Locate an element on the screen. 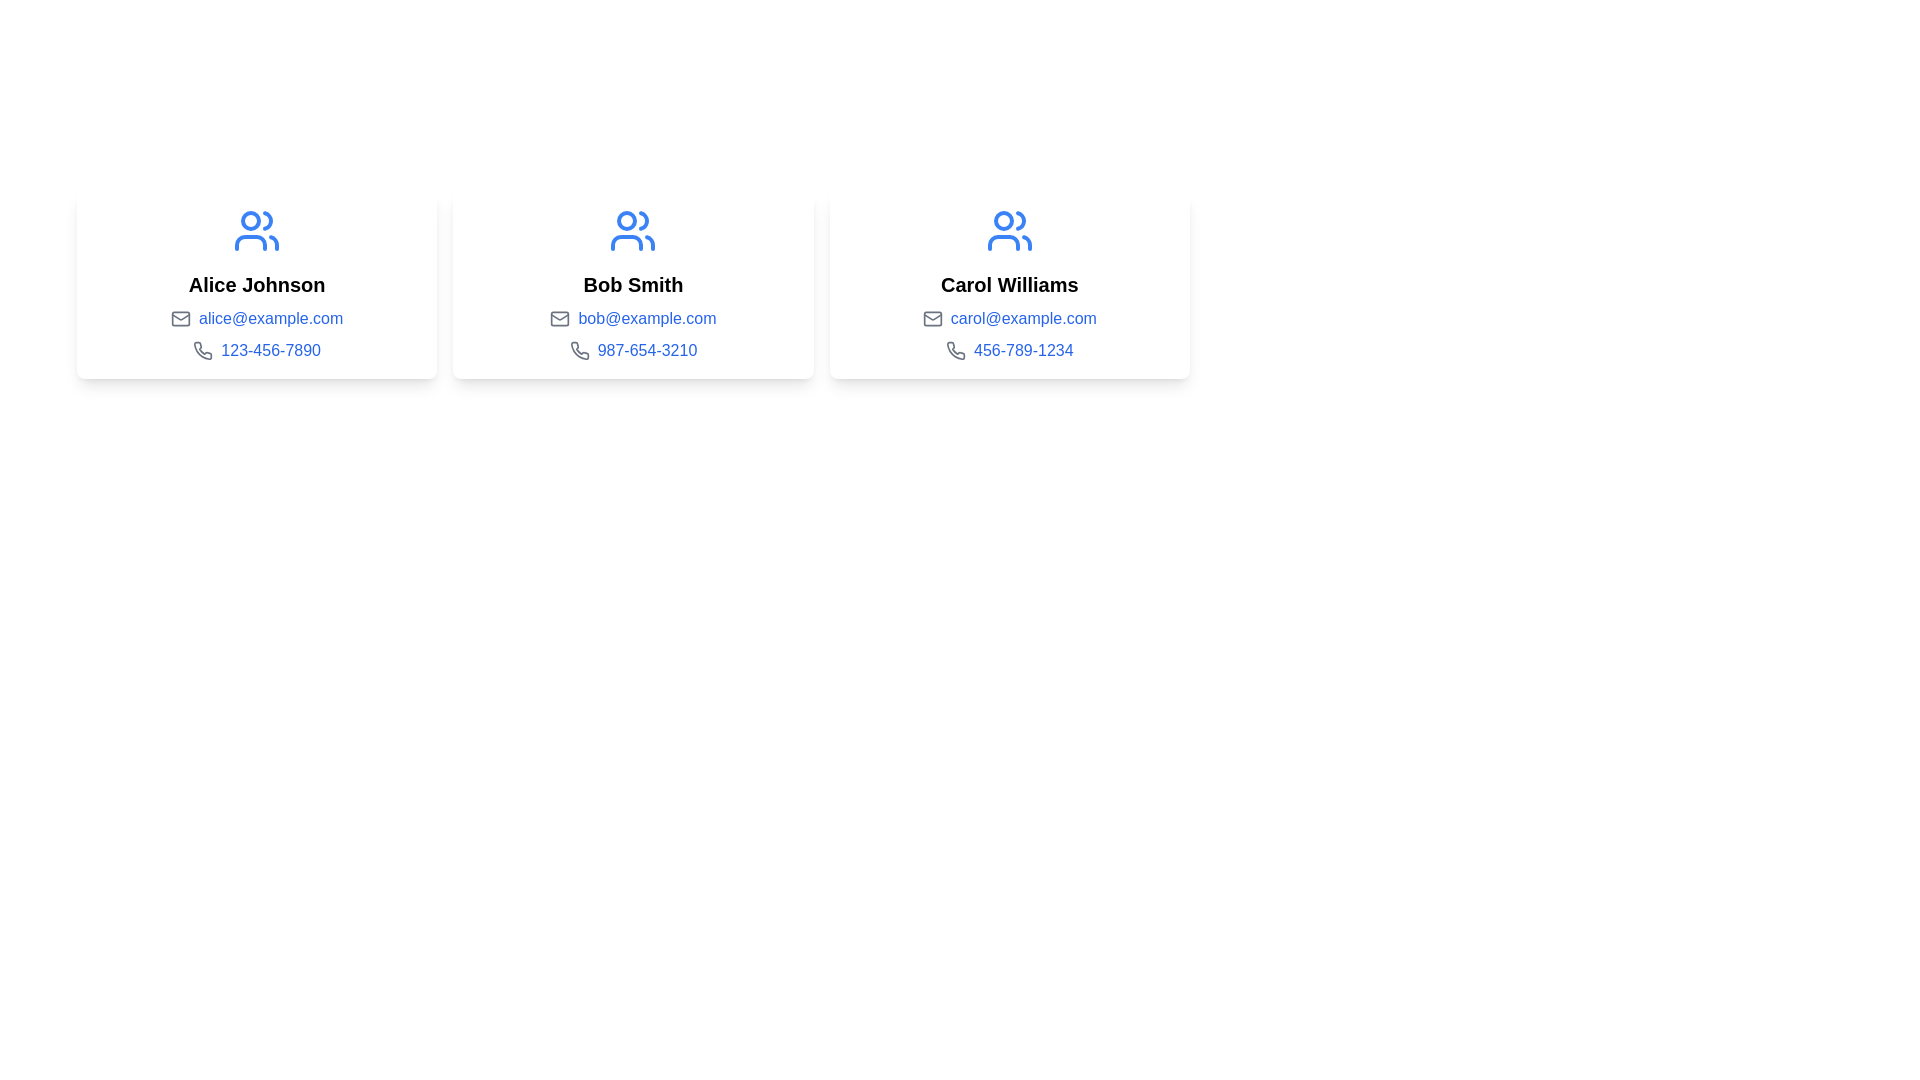 The height and width of the screenshot is (1080, 1920). the SVG graphical element that visually represents the phone number, which is located to the left of '123-456-7890' in the bottom-left section of the card for 'Alice Johnson' is located at coordinates (203, 350).